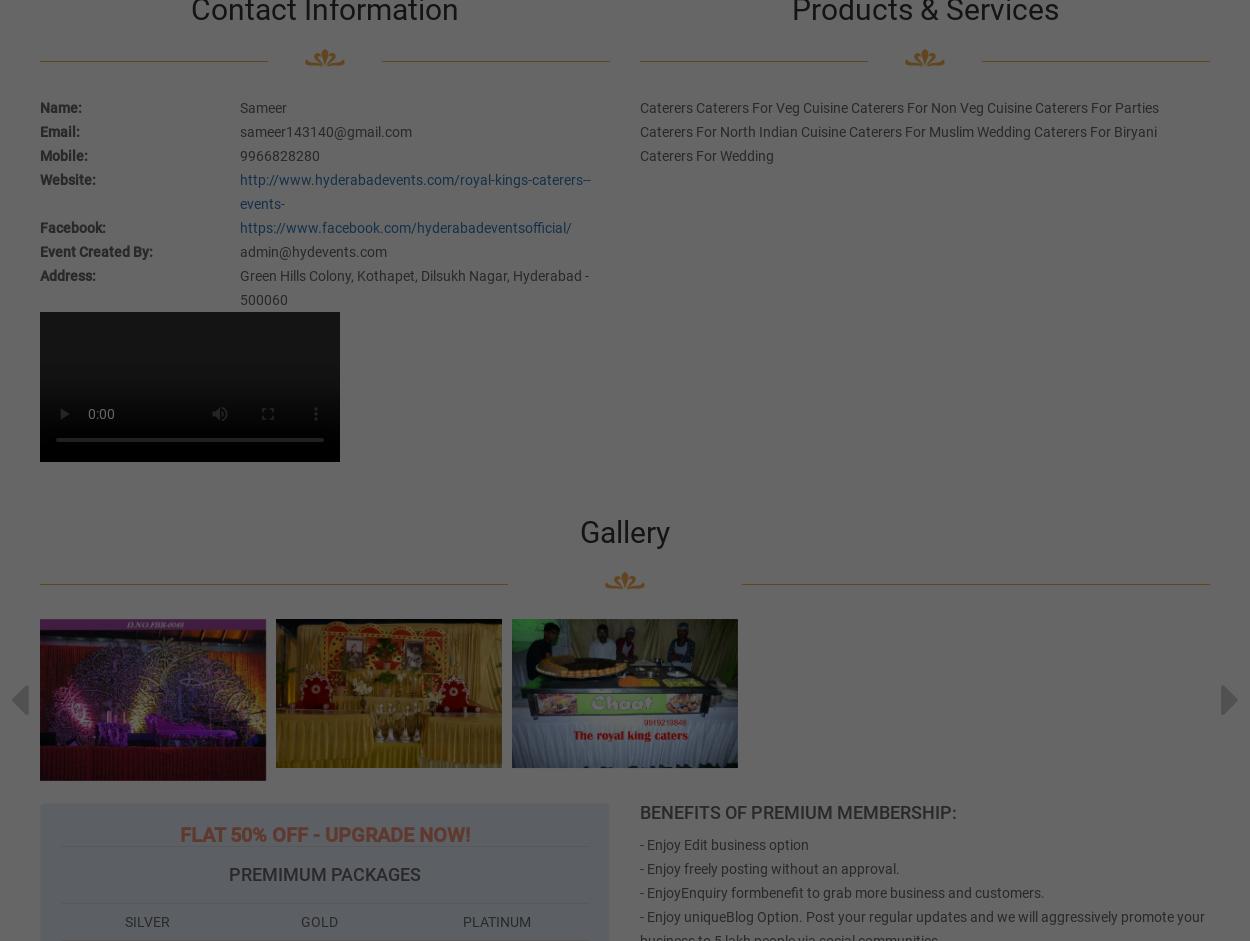 The width and height of the screenshot is (1250, 941). Describe the element at coordinates (496, 919) in the screenshot. I see `'PLATINUM'` at that location.